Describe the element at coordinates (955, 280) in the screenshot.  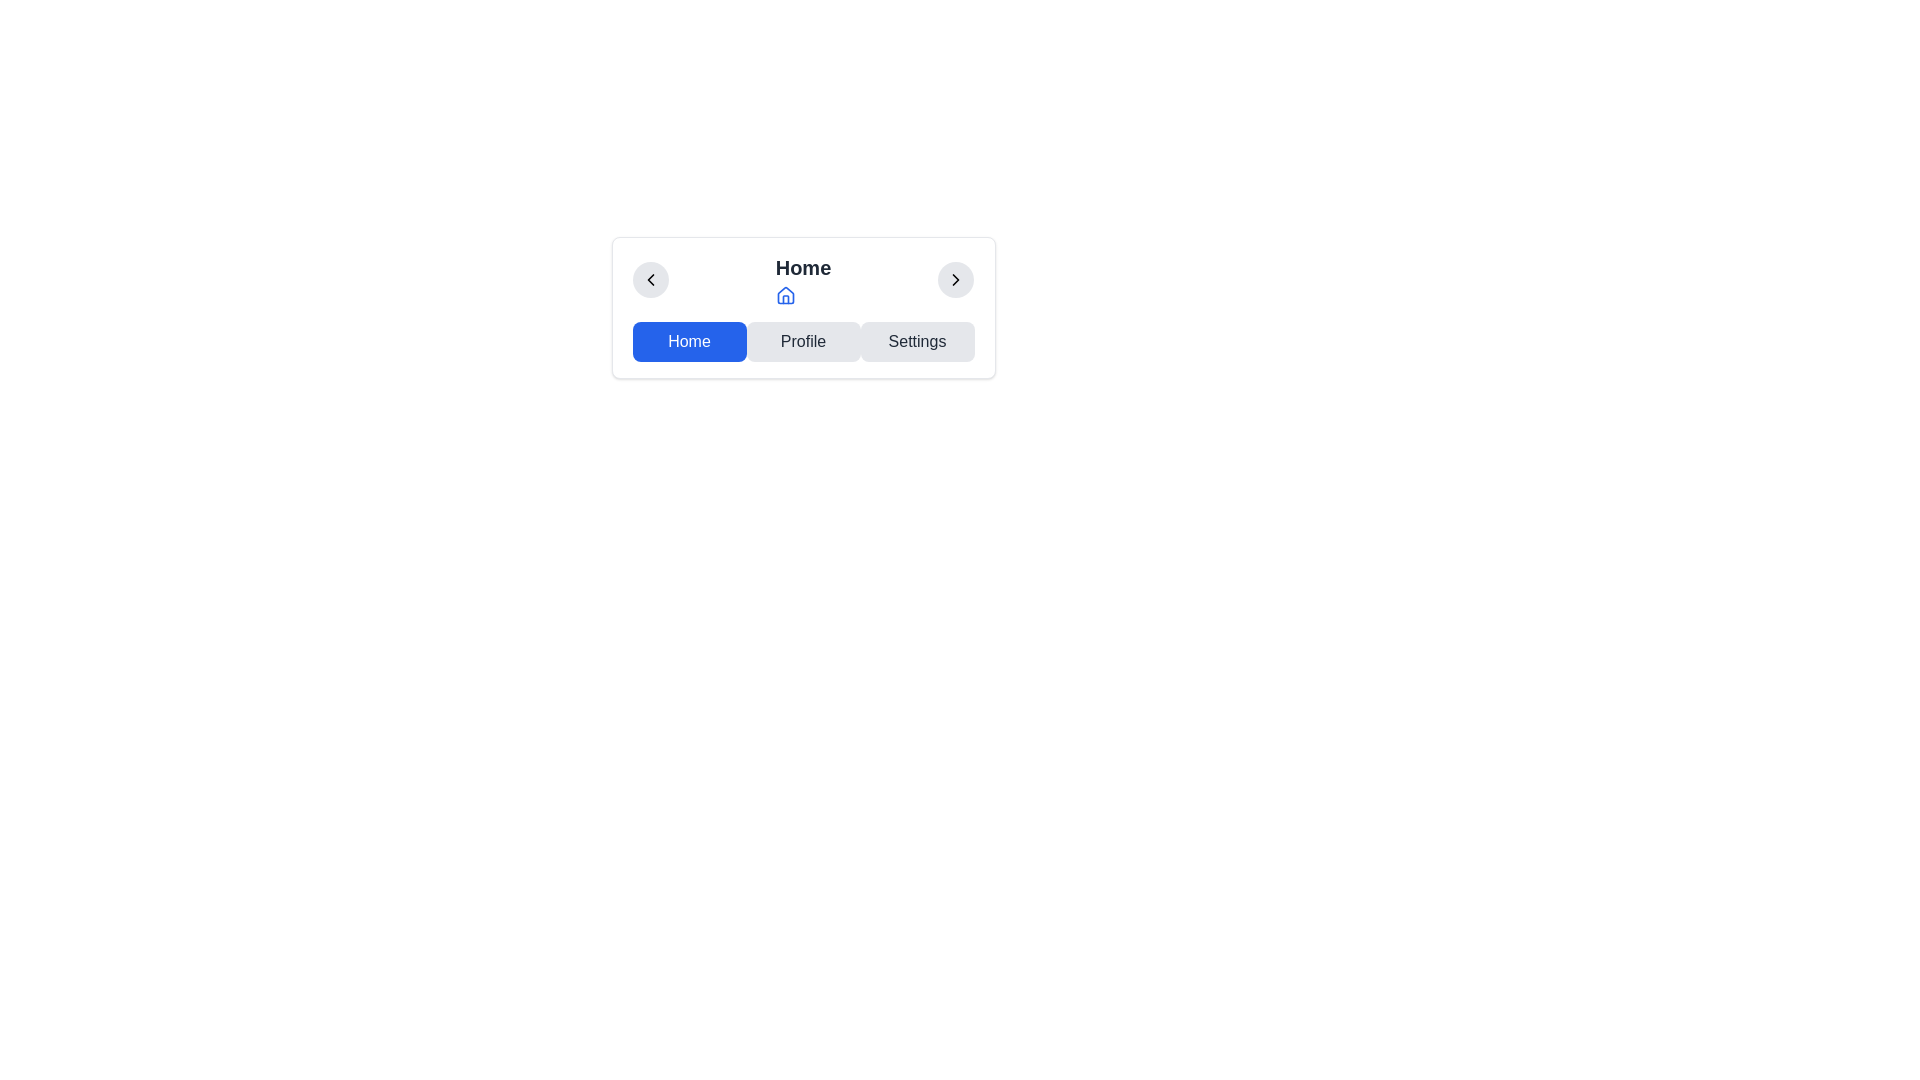
I see `the small right arrow icon located` at that location.